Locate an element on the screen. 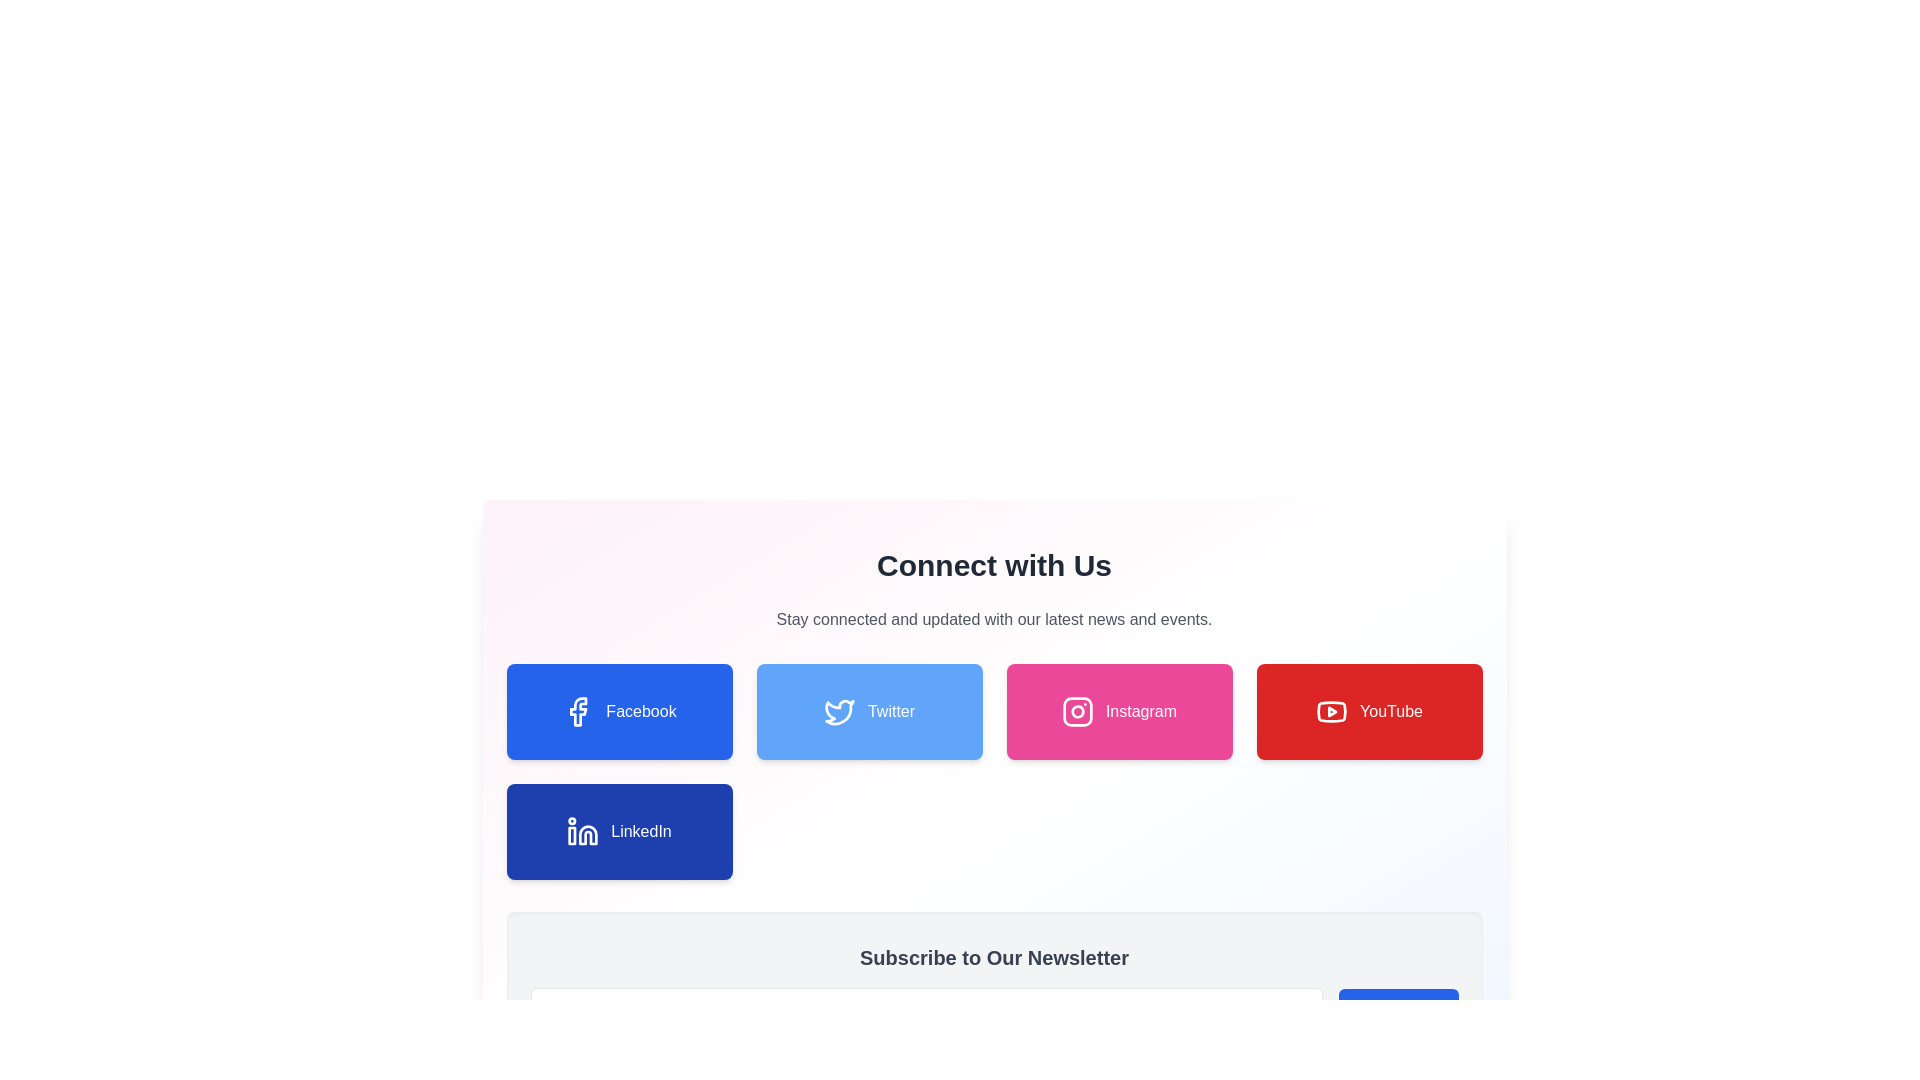  the Facebook button, which is the first button in a grid layout of social media buttons is located at coordinates (618, 711).